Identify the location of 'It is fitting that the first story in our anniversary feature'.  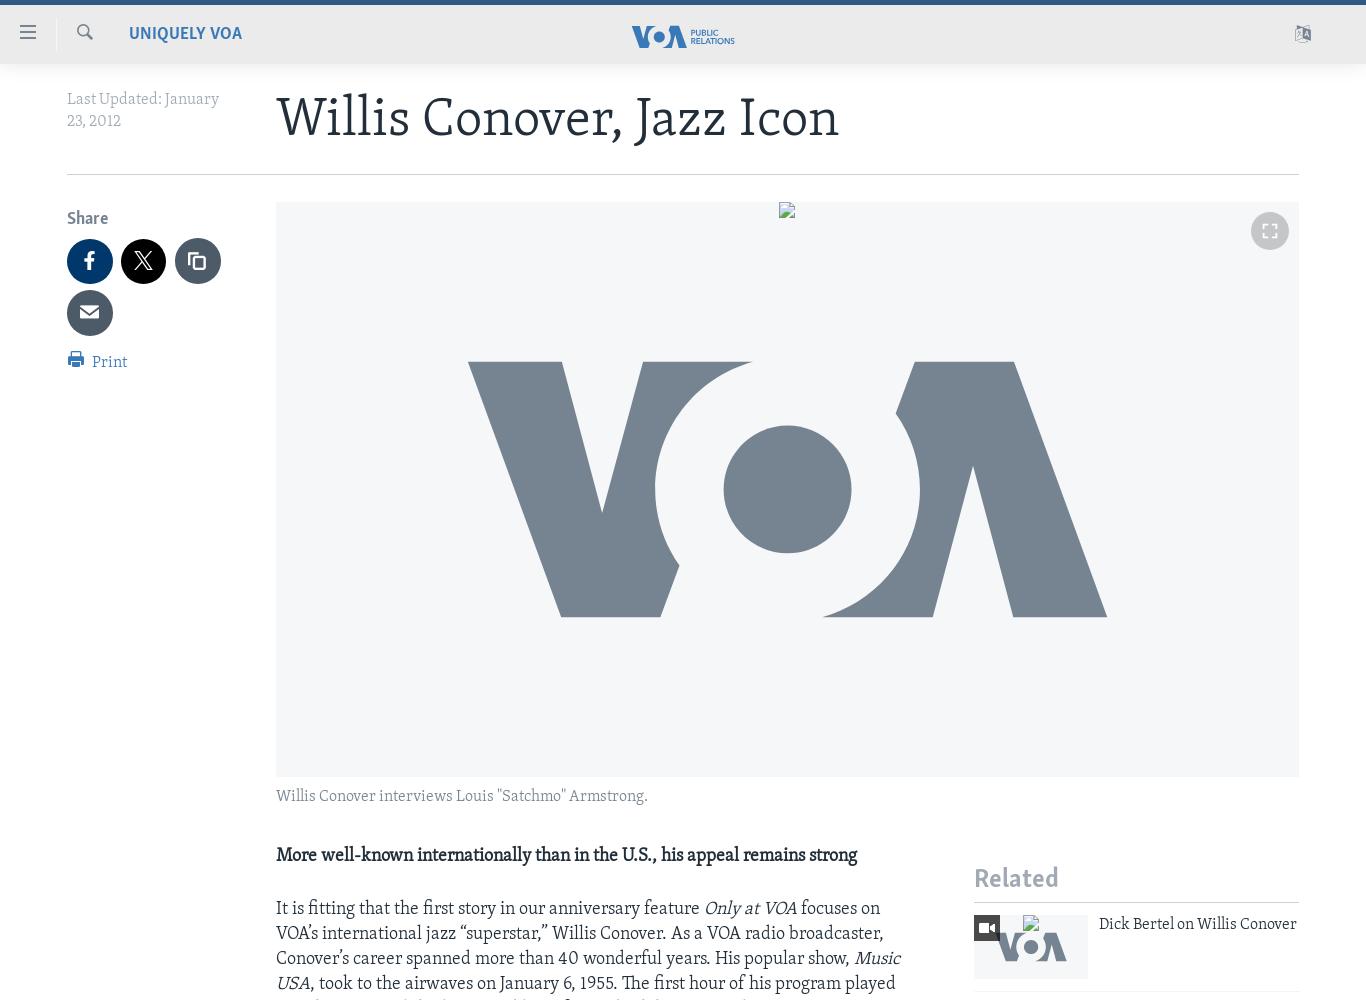
(275, 908).